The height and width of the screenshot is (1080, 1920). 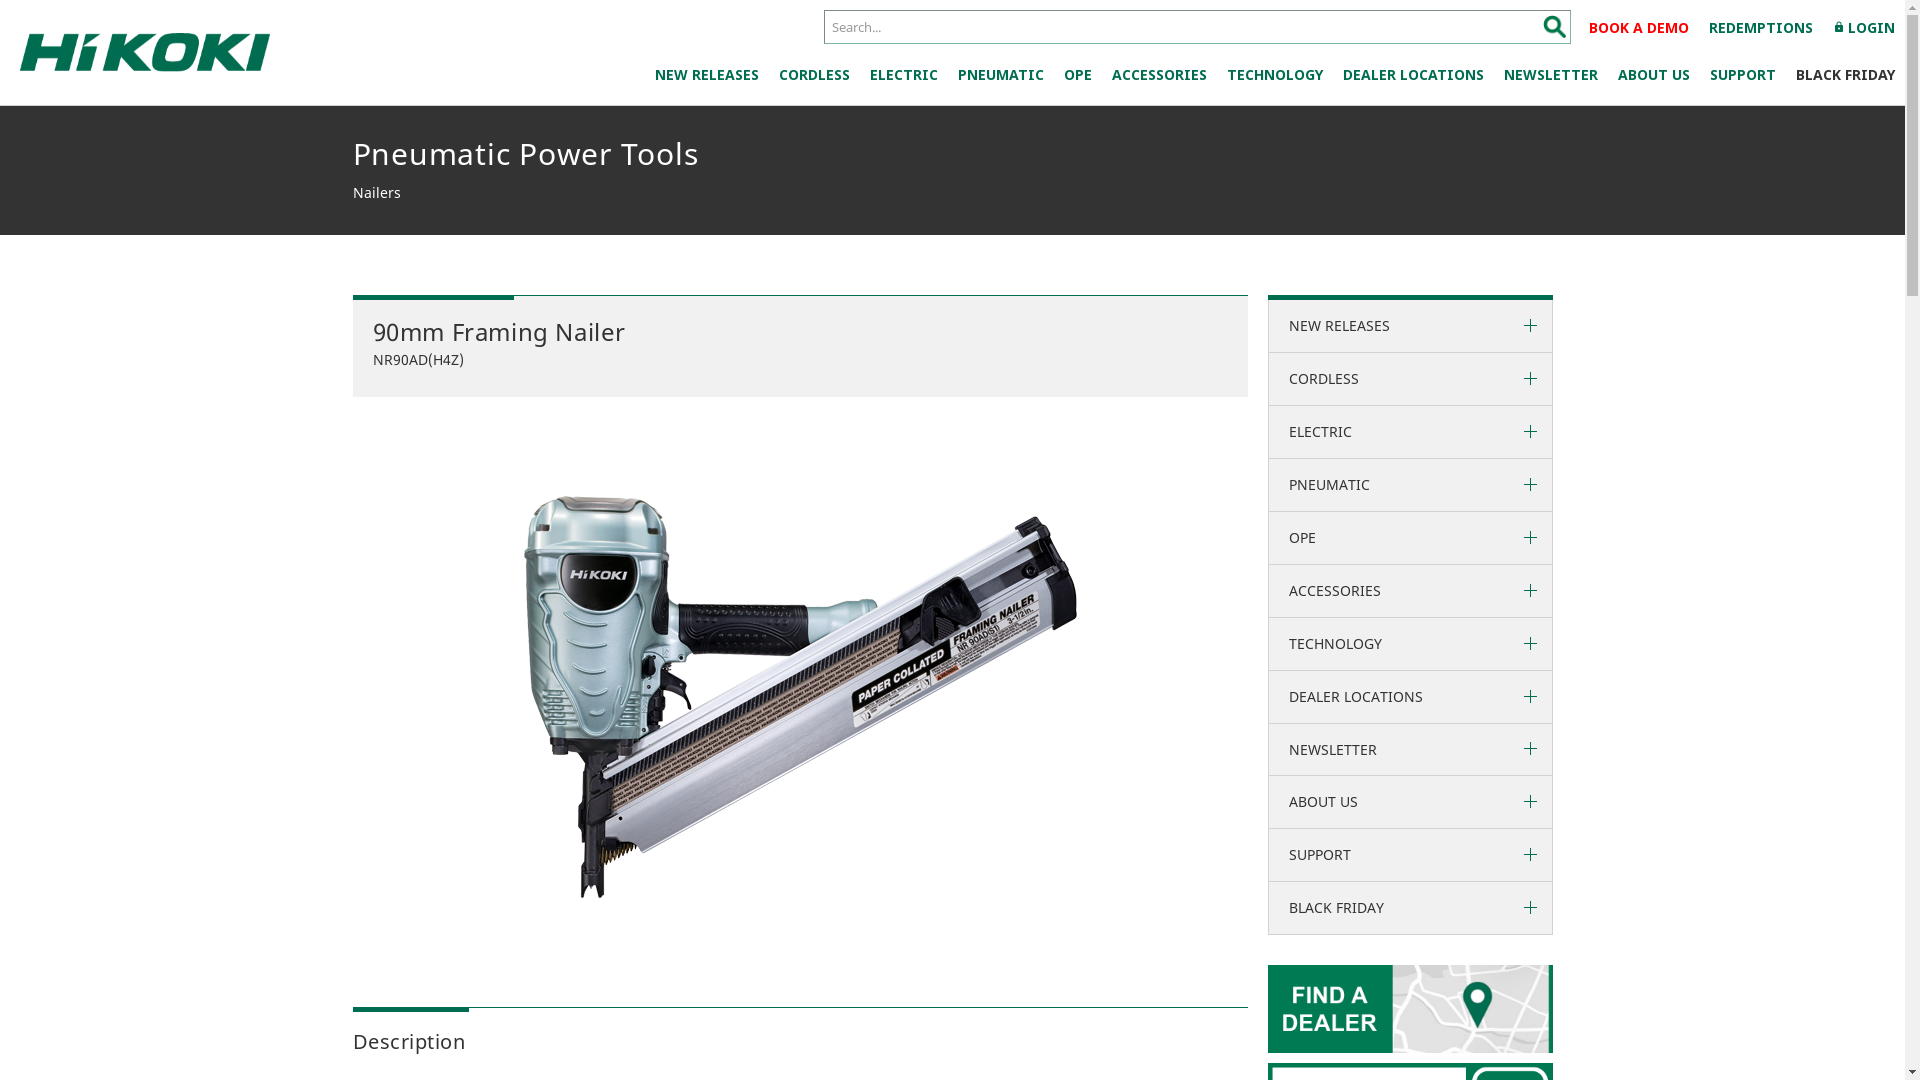 What do you see at coordinates (767, 73) in the screenshot?
I see `'CORDLESS'` at bounding box center [767, 73].